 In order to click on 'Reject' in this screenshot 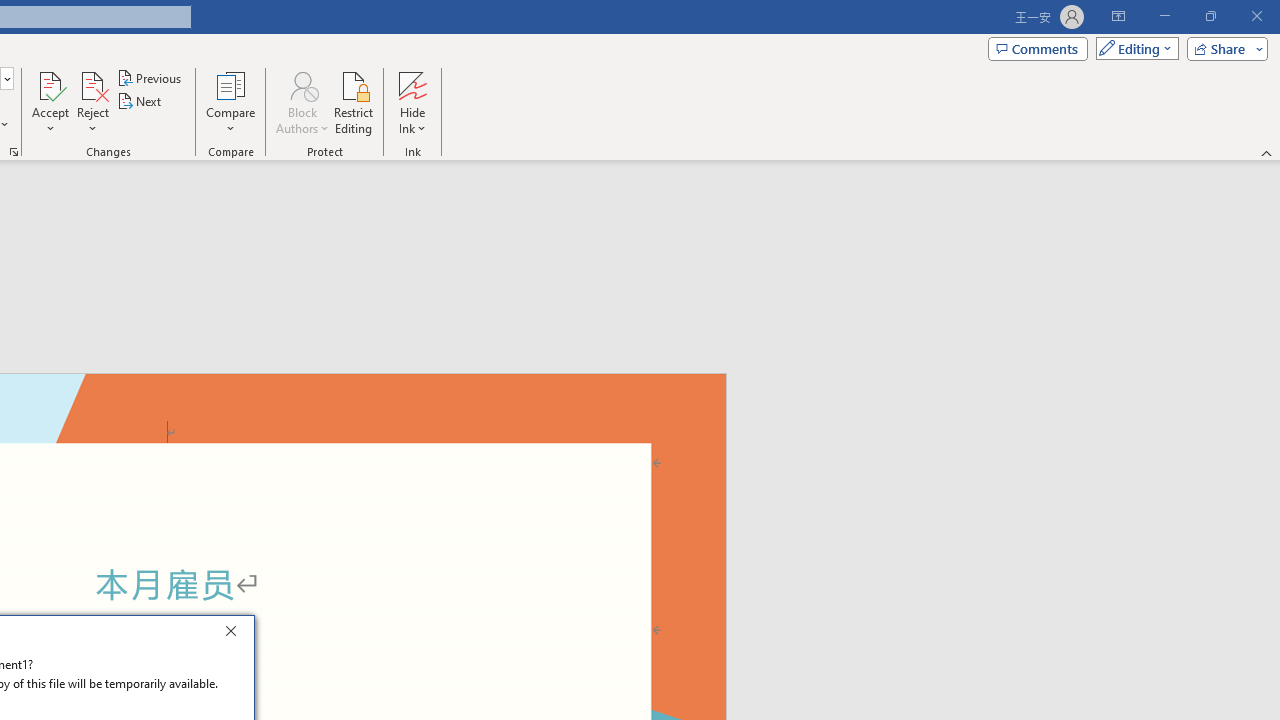, I will do `click(91, 103)`.